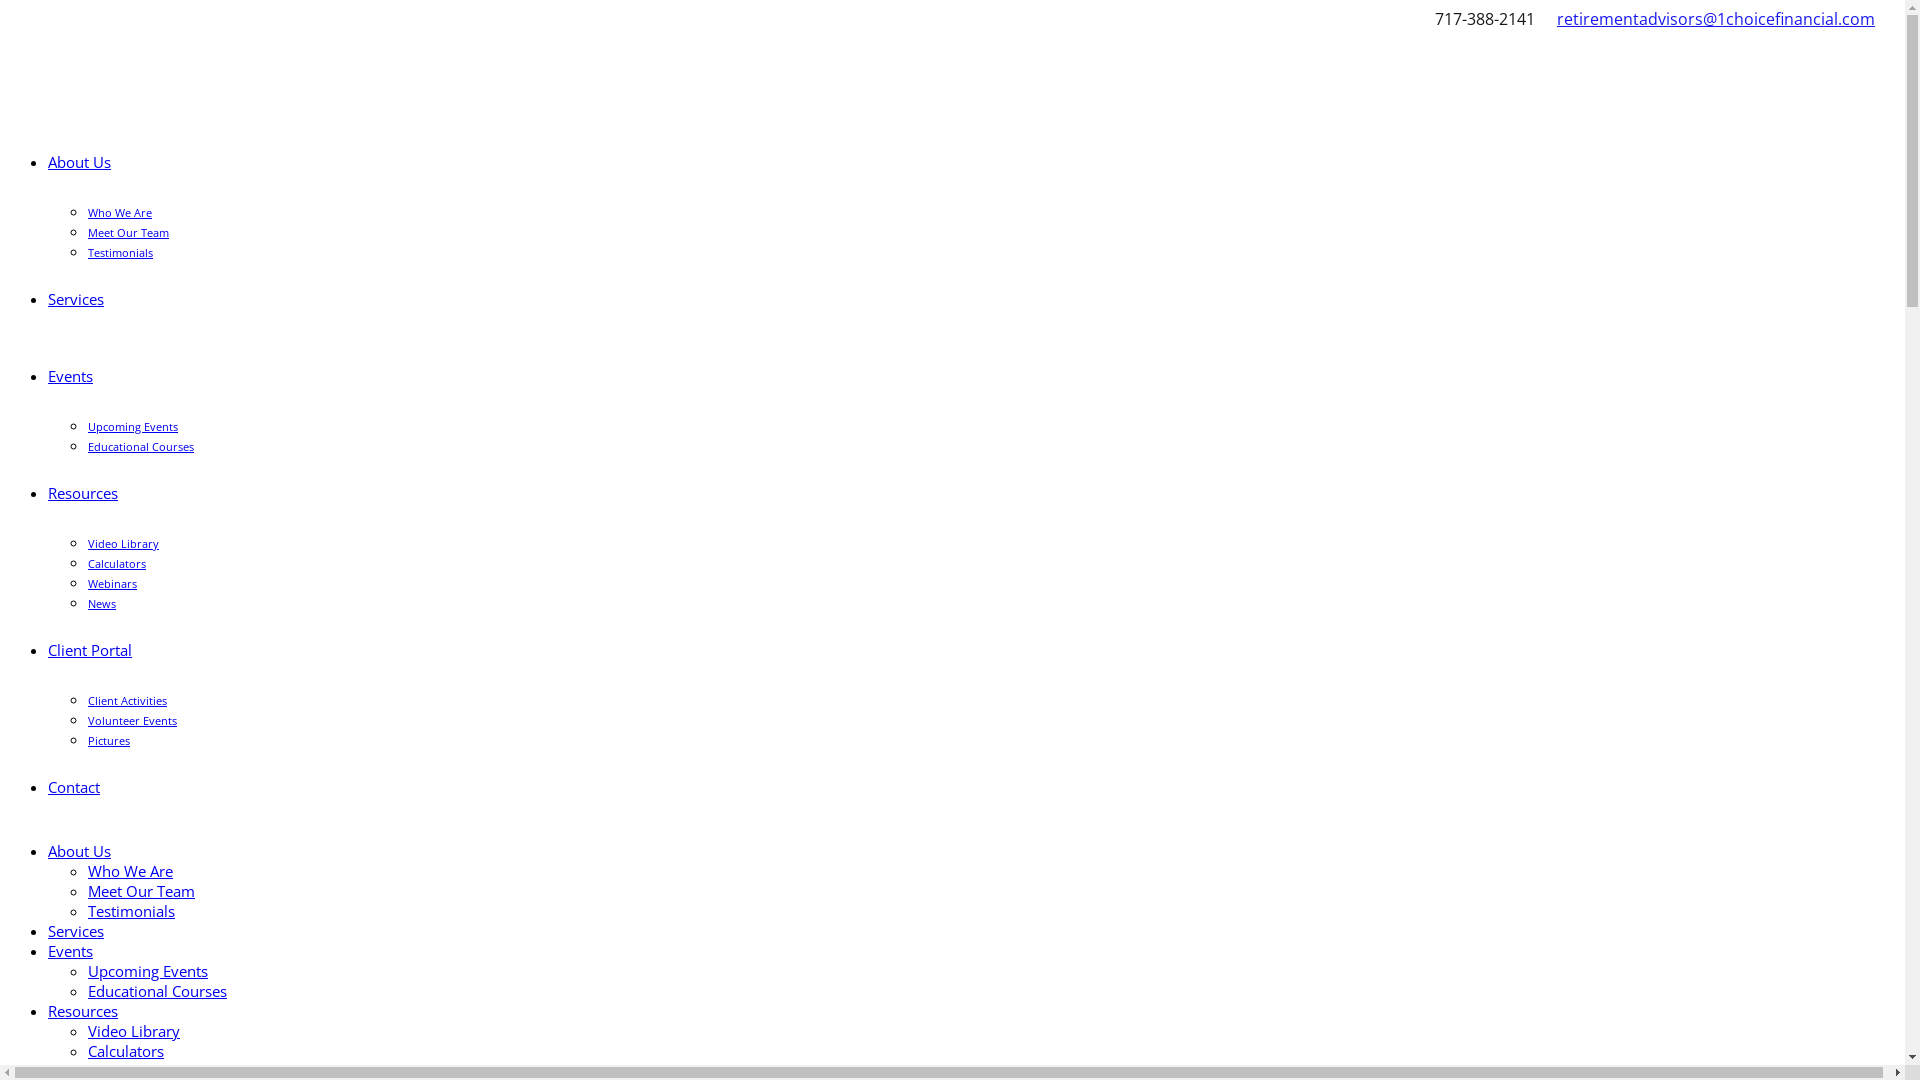 The height and width of the screenshot is (1080, 1920). I want to click on 'Pictures', so click(86, 740).